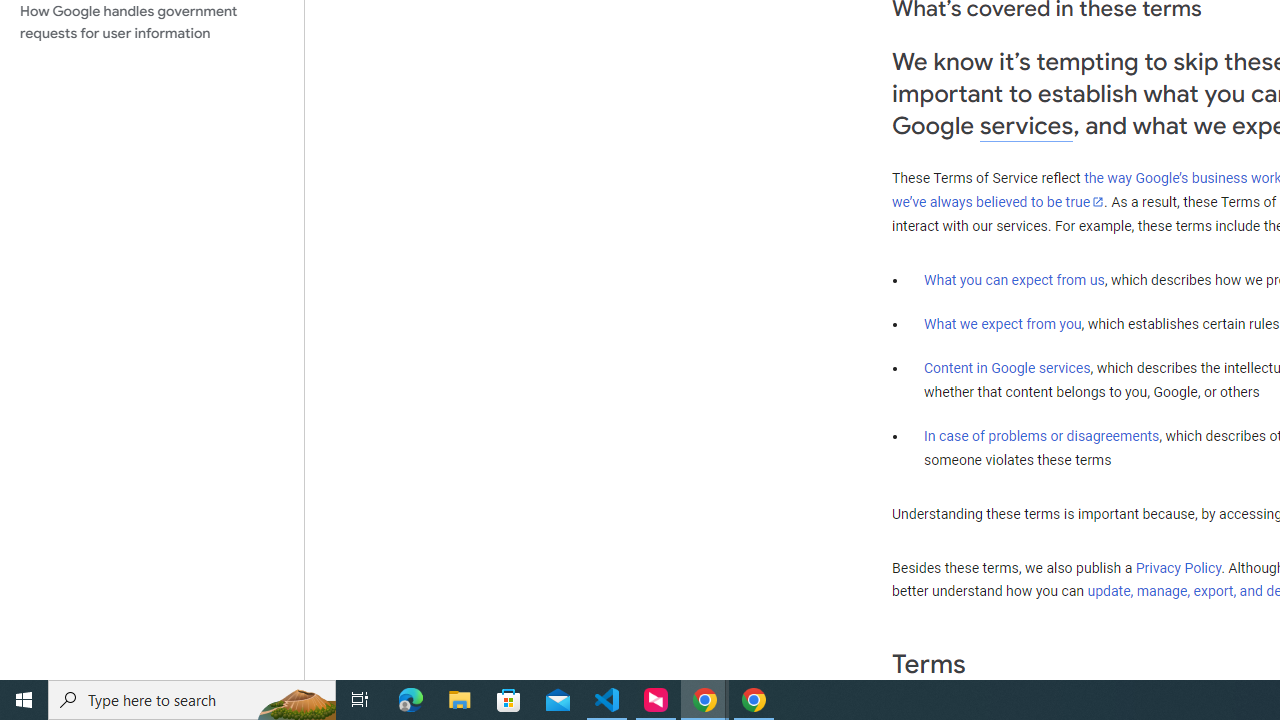  I want to click on 'What you can expect from us', so click(1014, 279).